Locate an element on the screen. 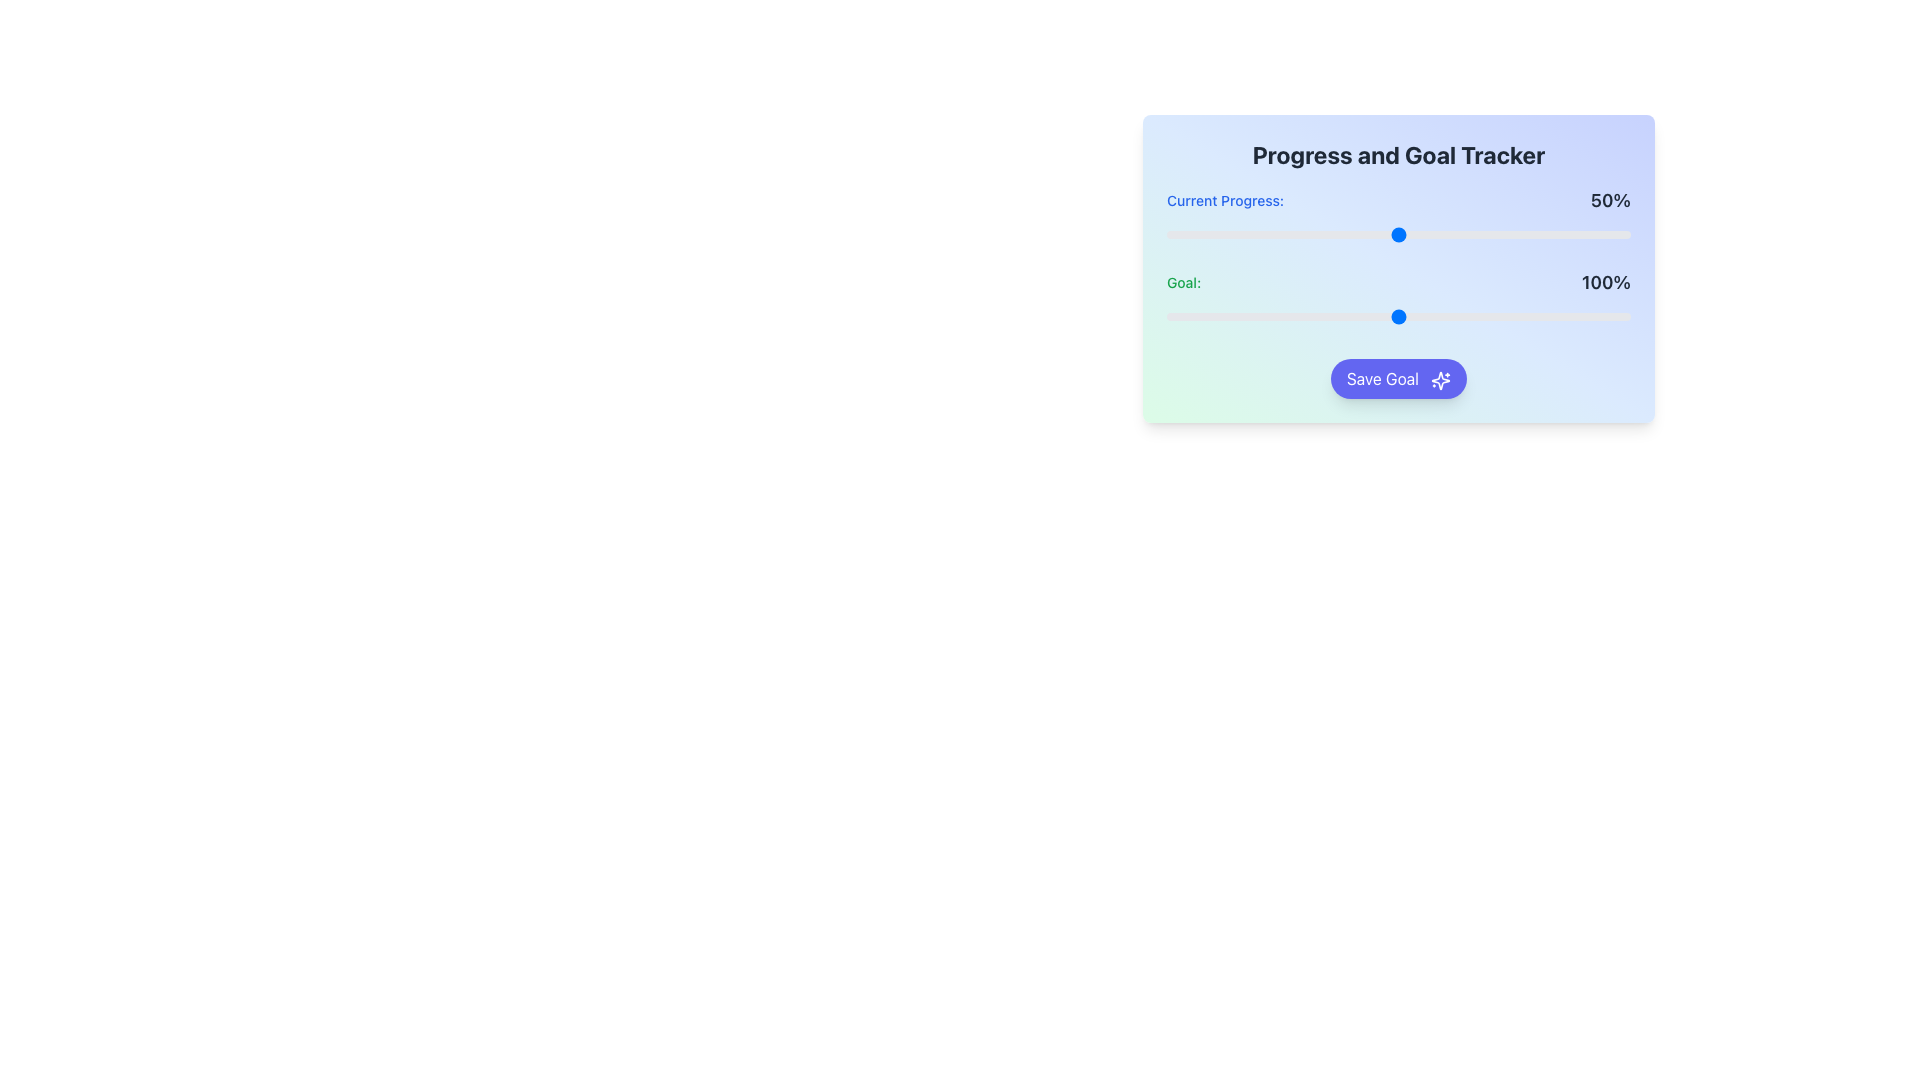 The width and height of the screenshot is (1920, 1080). the decorative action-confirmation icon within the 'Save Goal' button located at the bottom-right of the 'Progress and Goal Tracker' card is located at coordinates (1441, 380).